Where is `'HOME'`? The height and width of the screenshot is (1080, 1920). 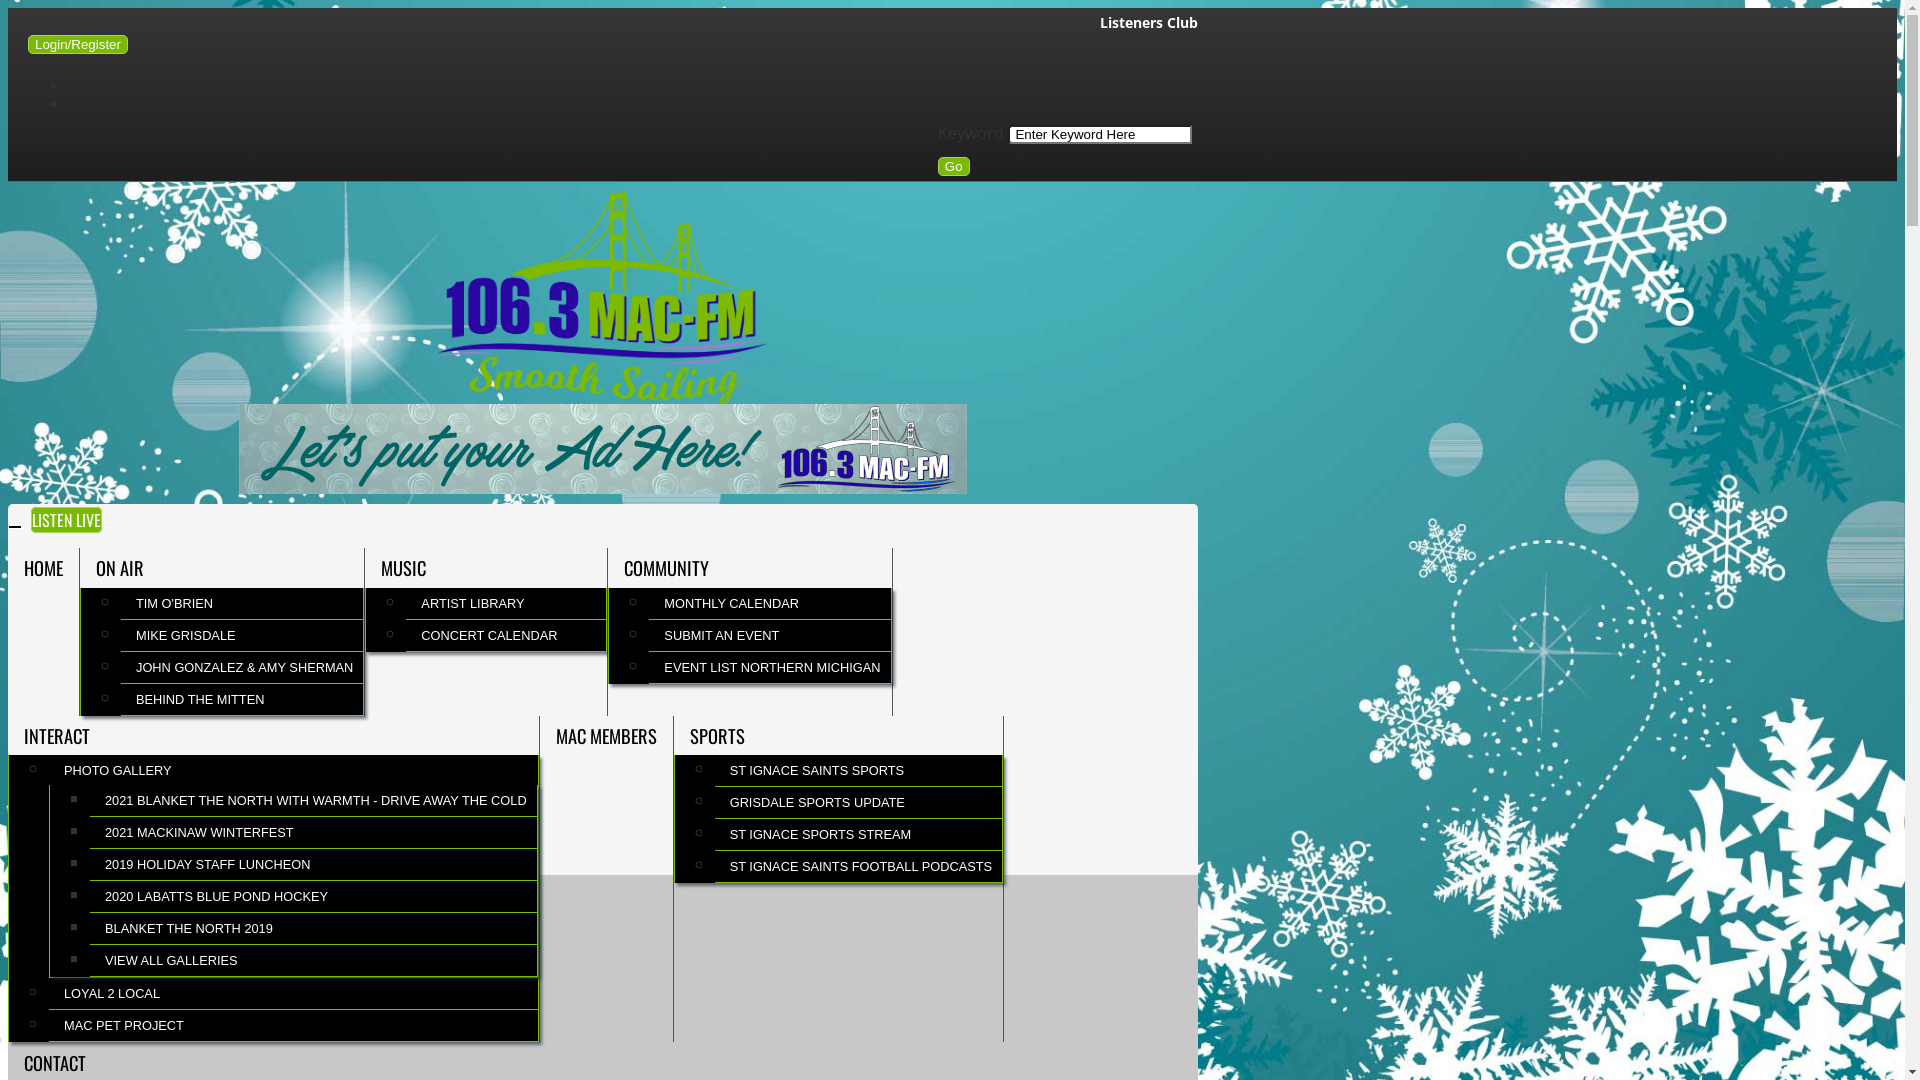 'HOME' is located at coordinates (8, 567).